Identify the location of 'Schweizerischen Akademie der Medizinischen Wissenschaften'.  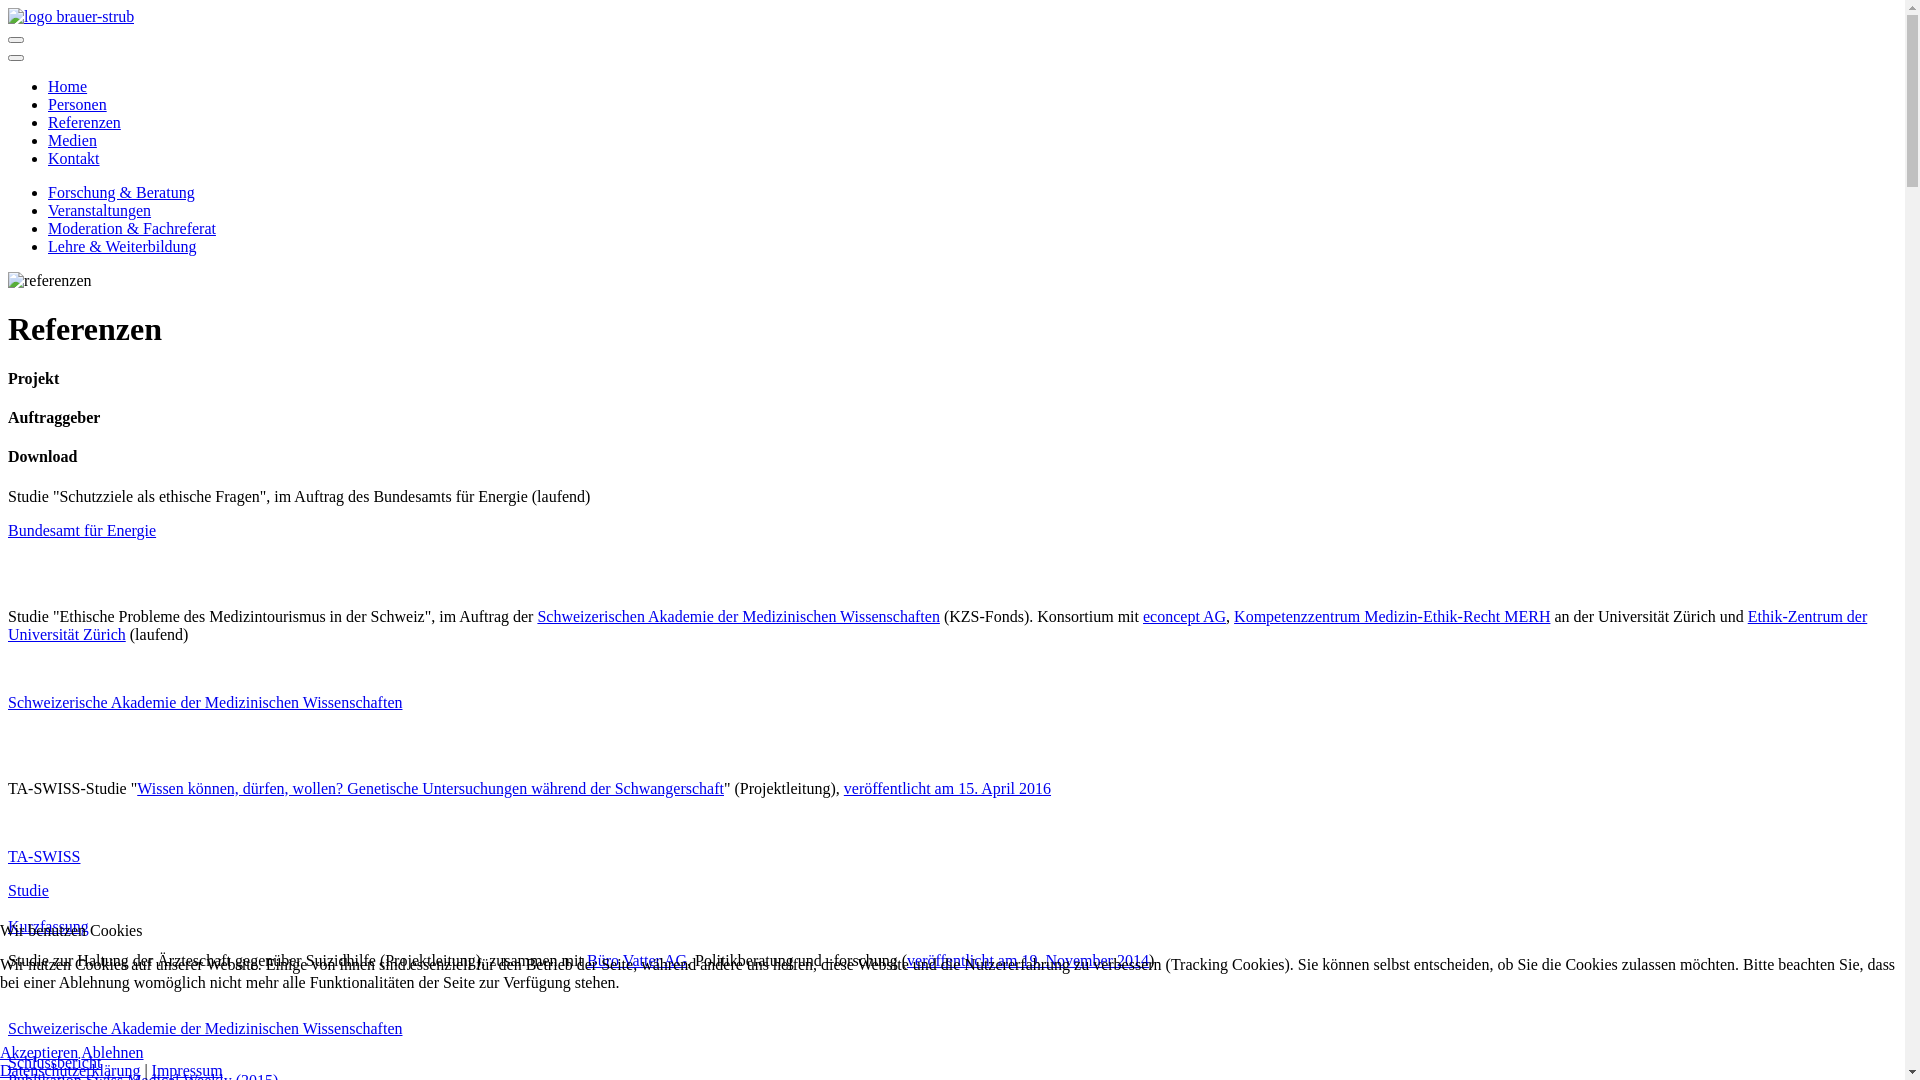
(737, 615).